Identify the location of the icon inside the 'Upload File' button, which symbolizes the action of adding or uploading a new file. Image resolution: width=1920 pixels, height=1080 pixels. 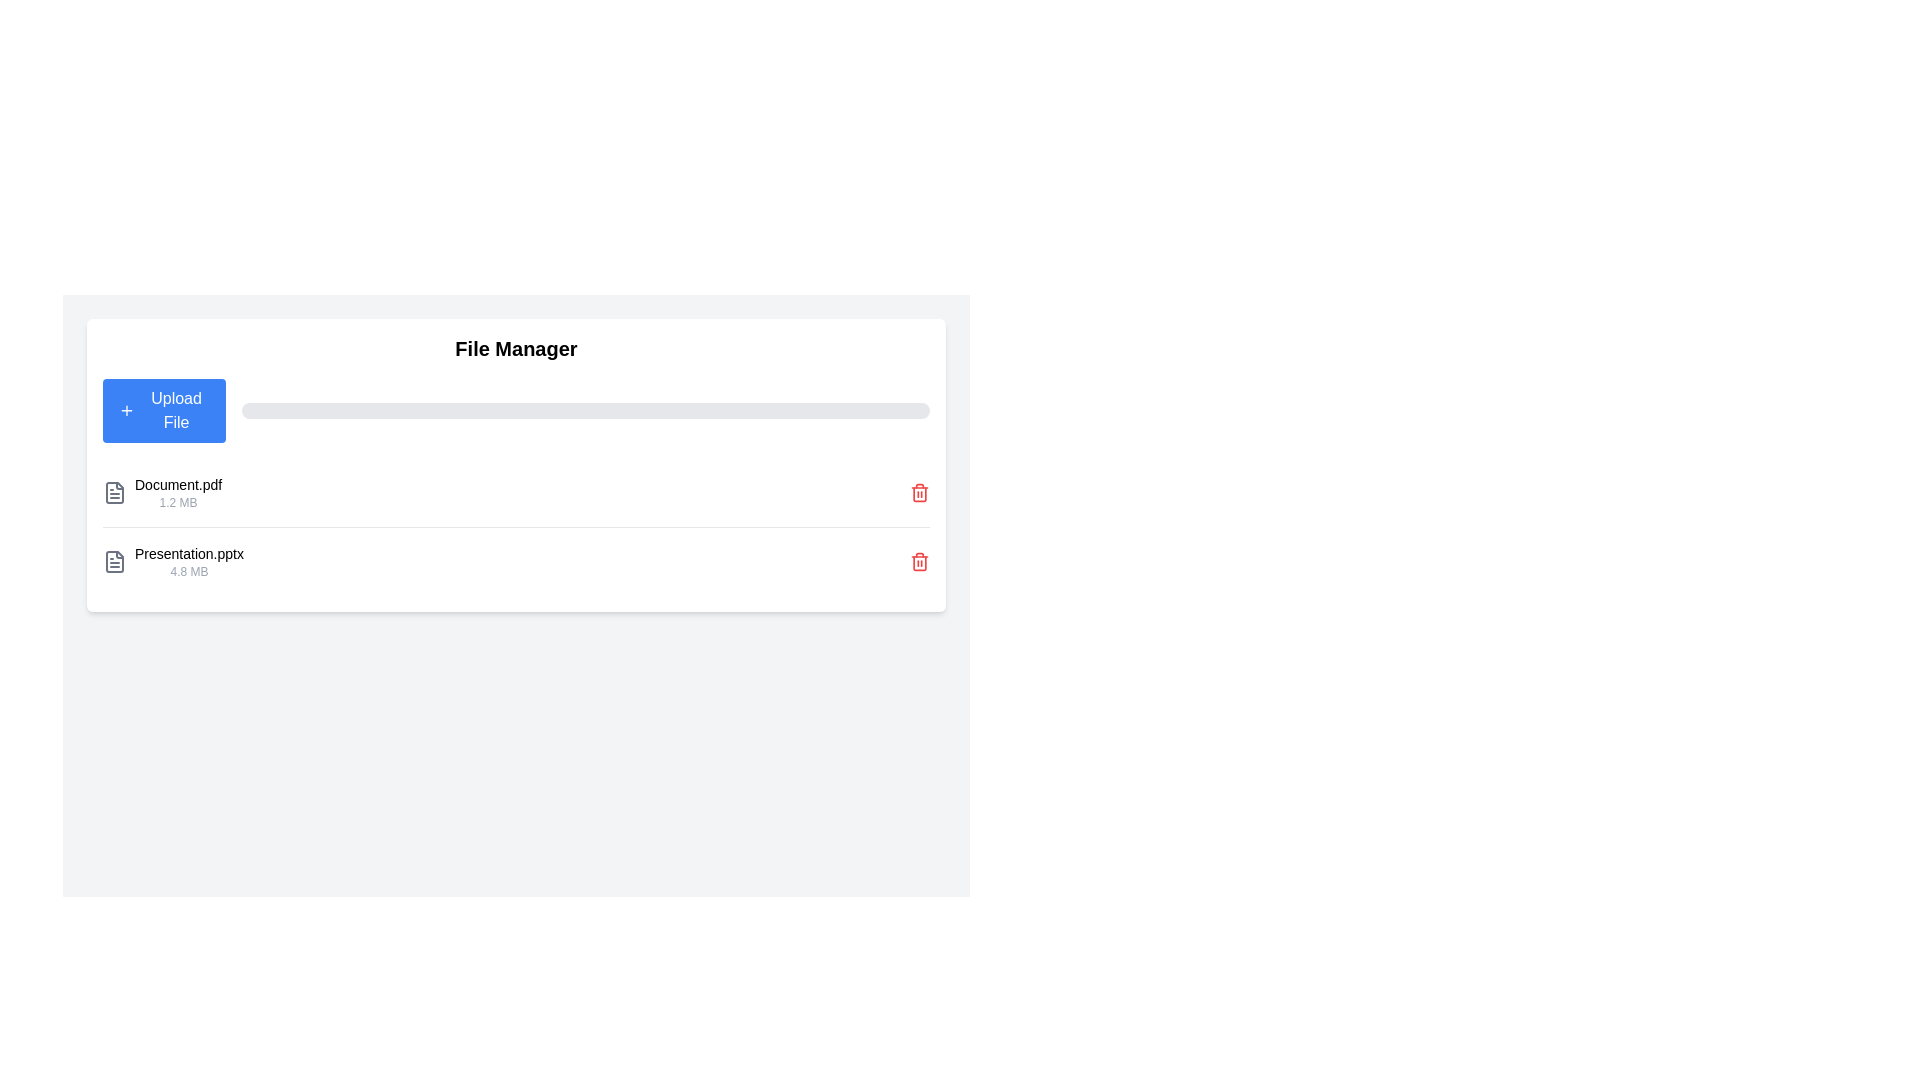
(126, 410).